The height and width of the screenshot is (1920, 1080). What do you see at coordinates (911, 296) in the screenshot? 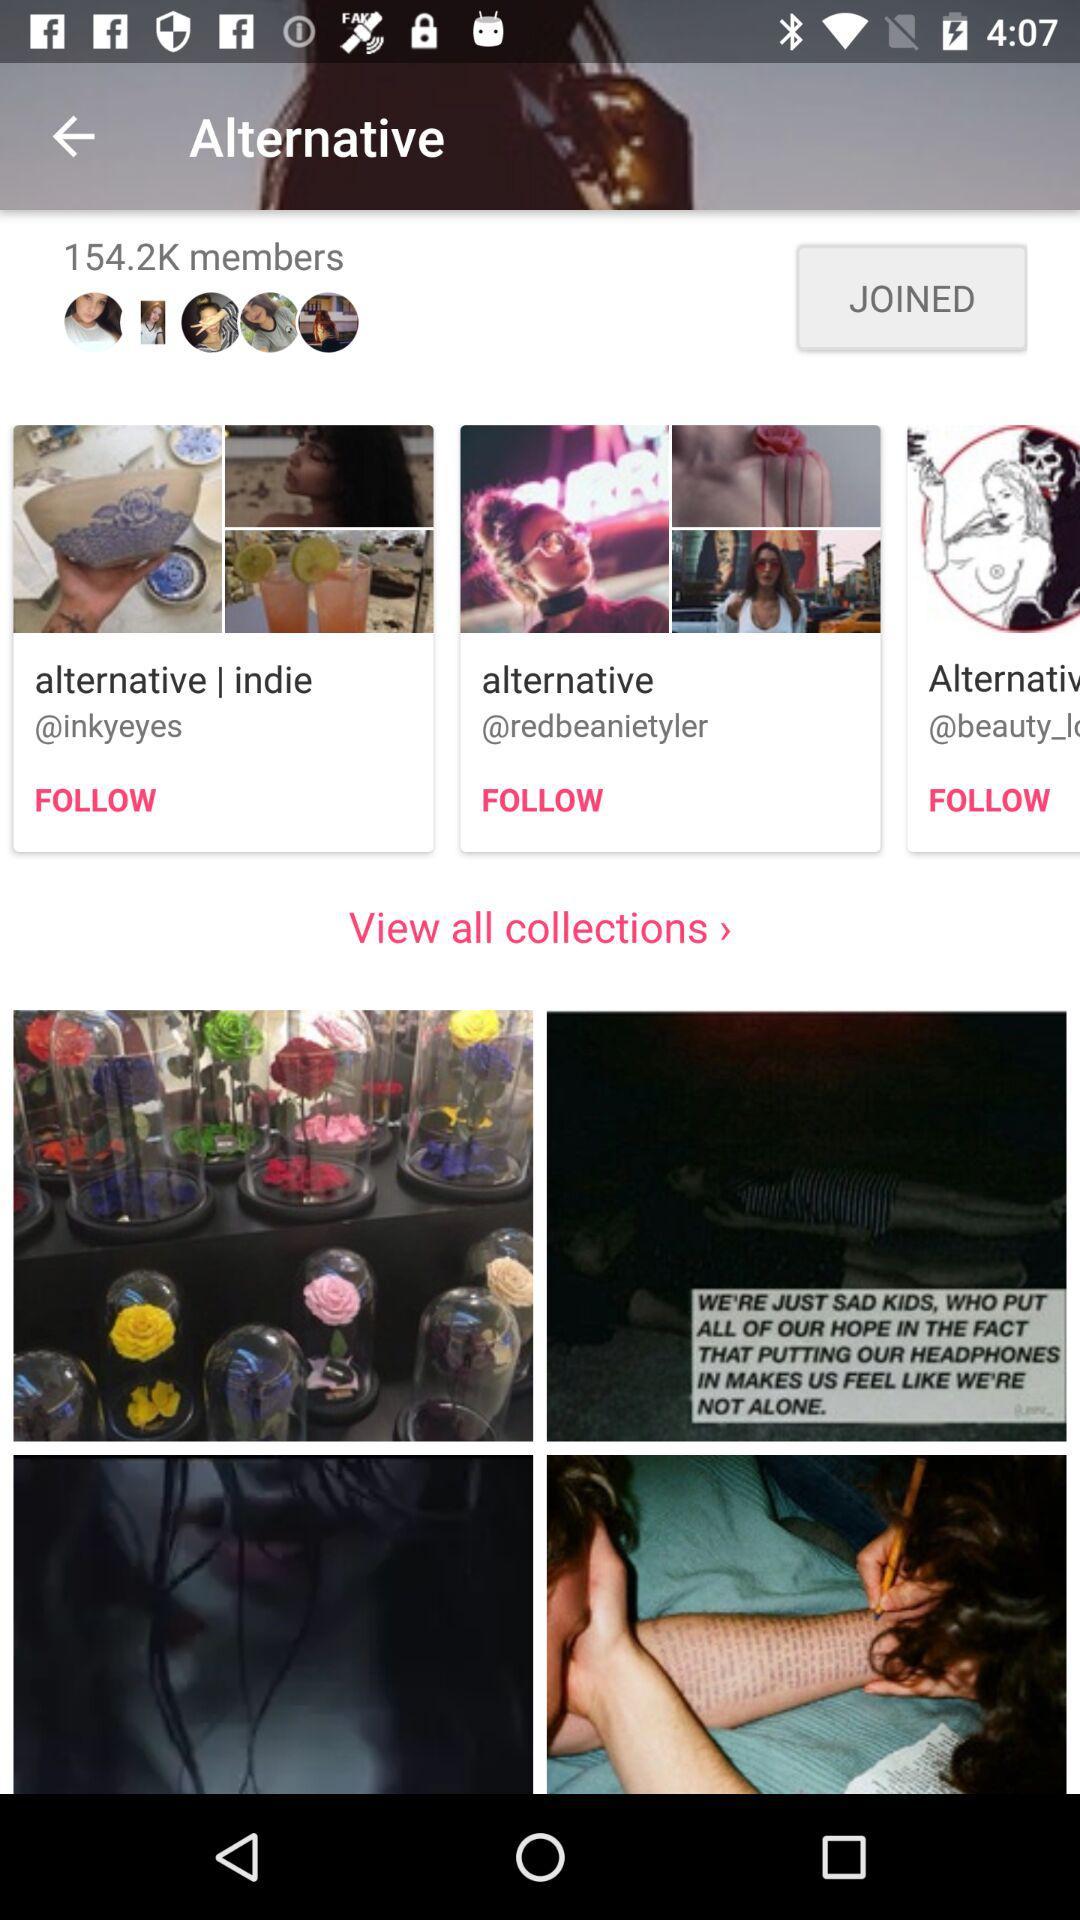
I see `the joined icon` at bounding box center [911, 296].